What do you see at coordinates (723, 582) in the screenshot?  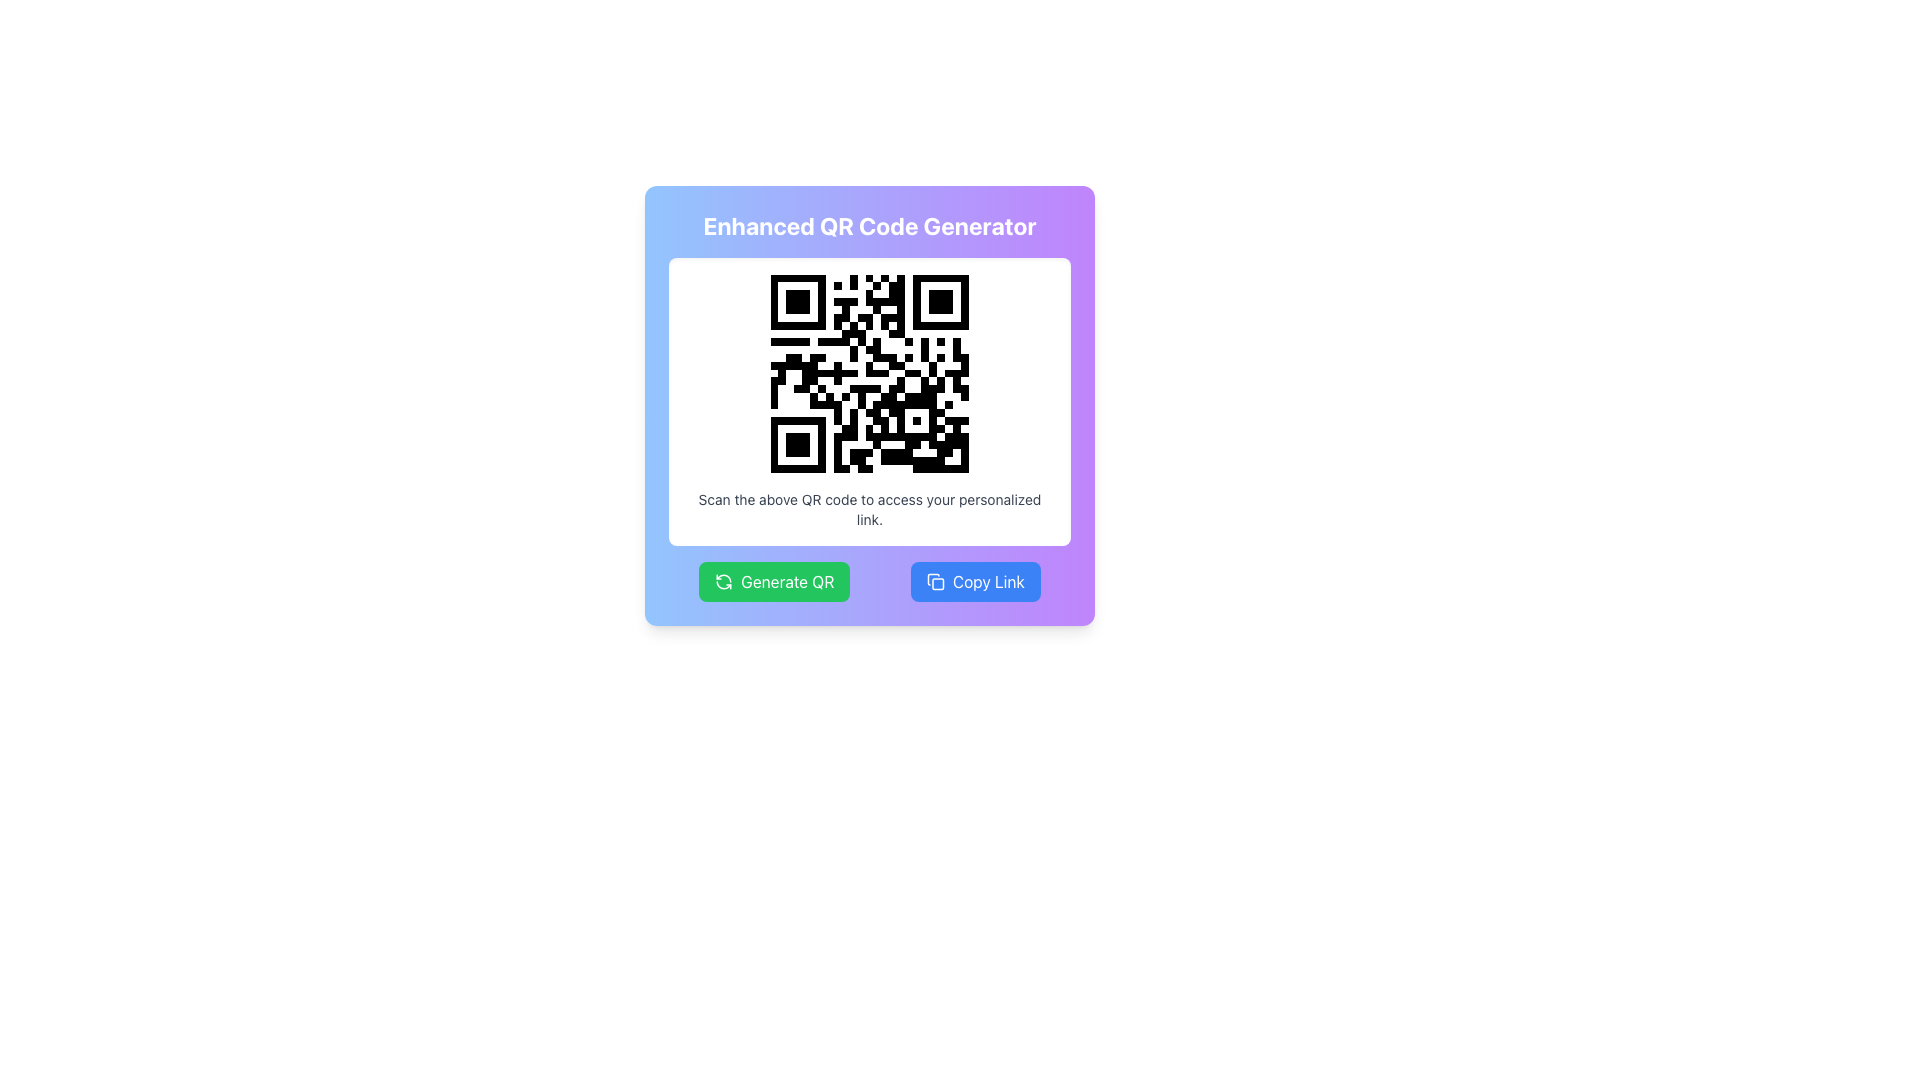 I see `the icon inside the green 'Generate QR' button, which indicates the action to reload or regenerate the QR code` at bounding box center [723, 582].